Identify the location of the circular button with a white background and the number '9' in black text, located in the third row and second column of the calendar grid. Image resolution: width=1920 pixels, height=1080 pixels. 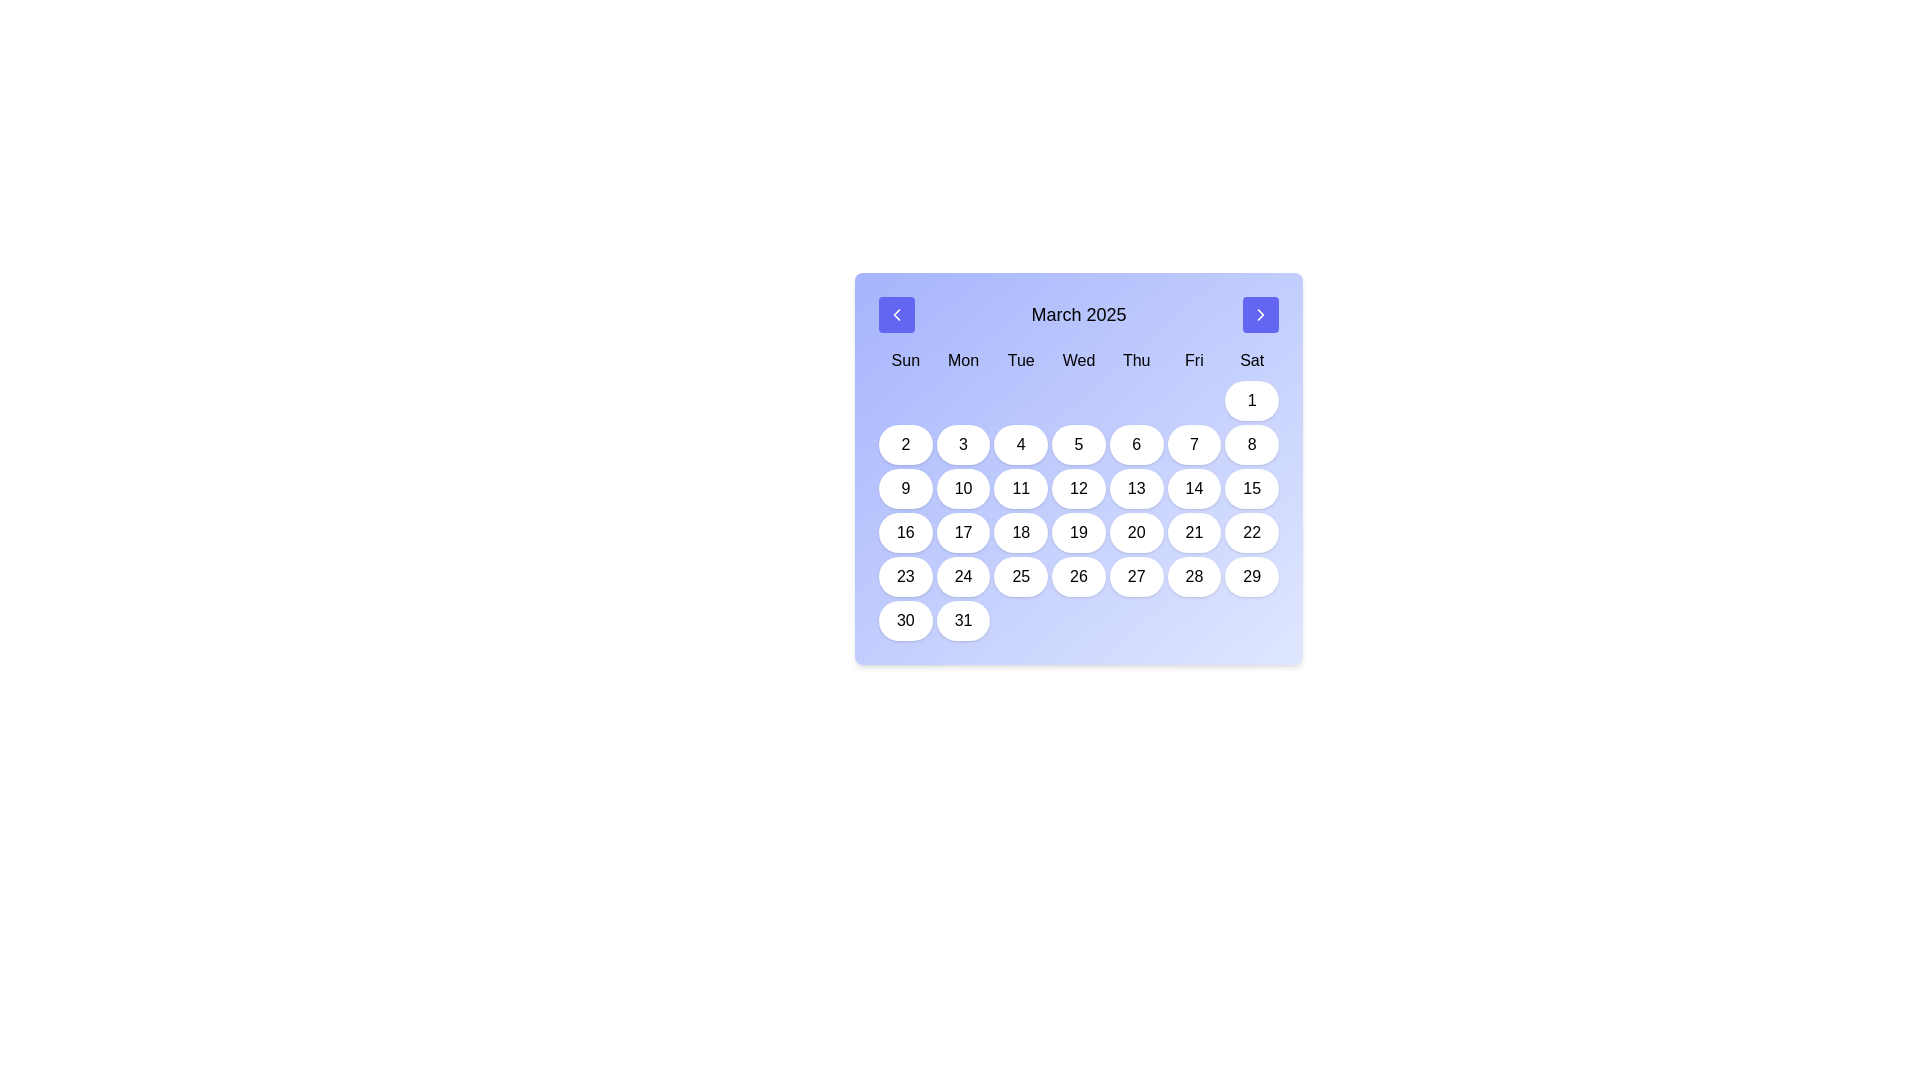
(904, 489).